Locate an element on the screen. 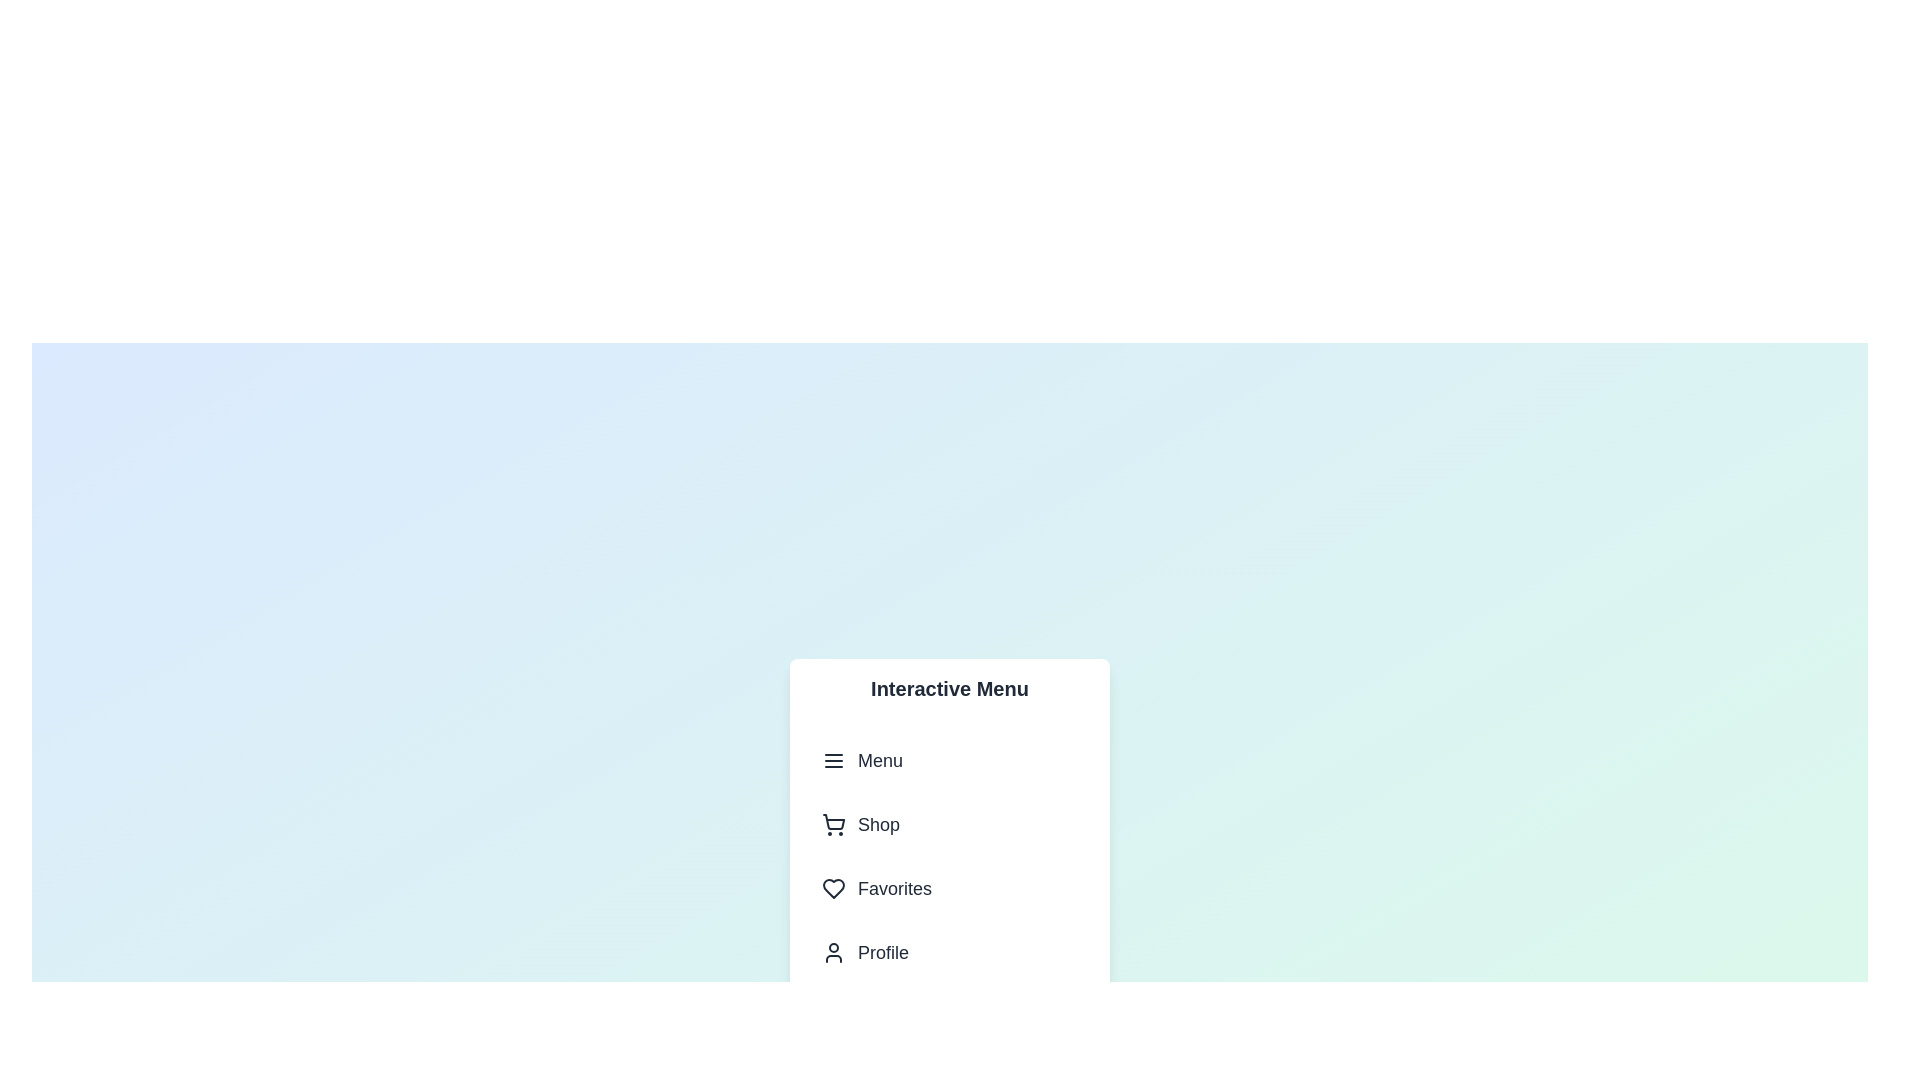 This screenshot has width=1920, height=1080. the menu item labeled Profile to activate it is located at coordinates (949, 951).